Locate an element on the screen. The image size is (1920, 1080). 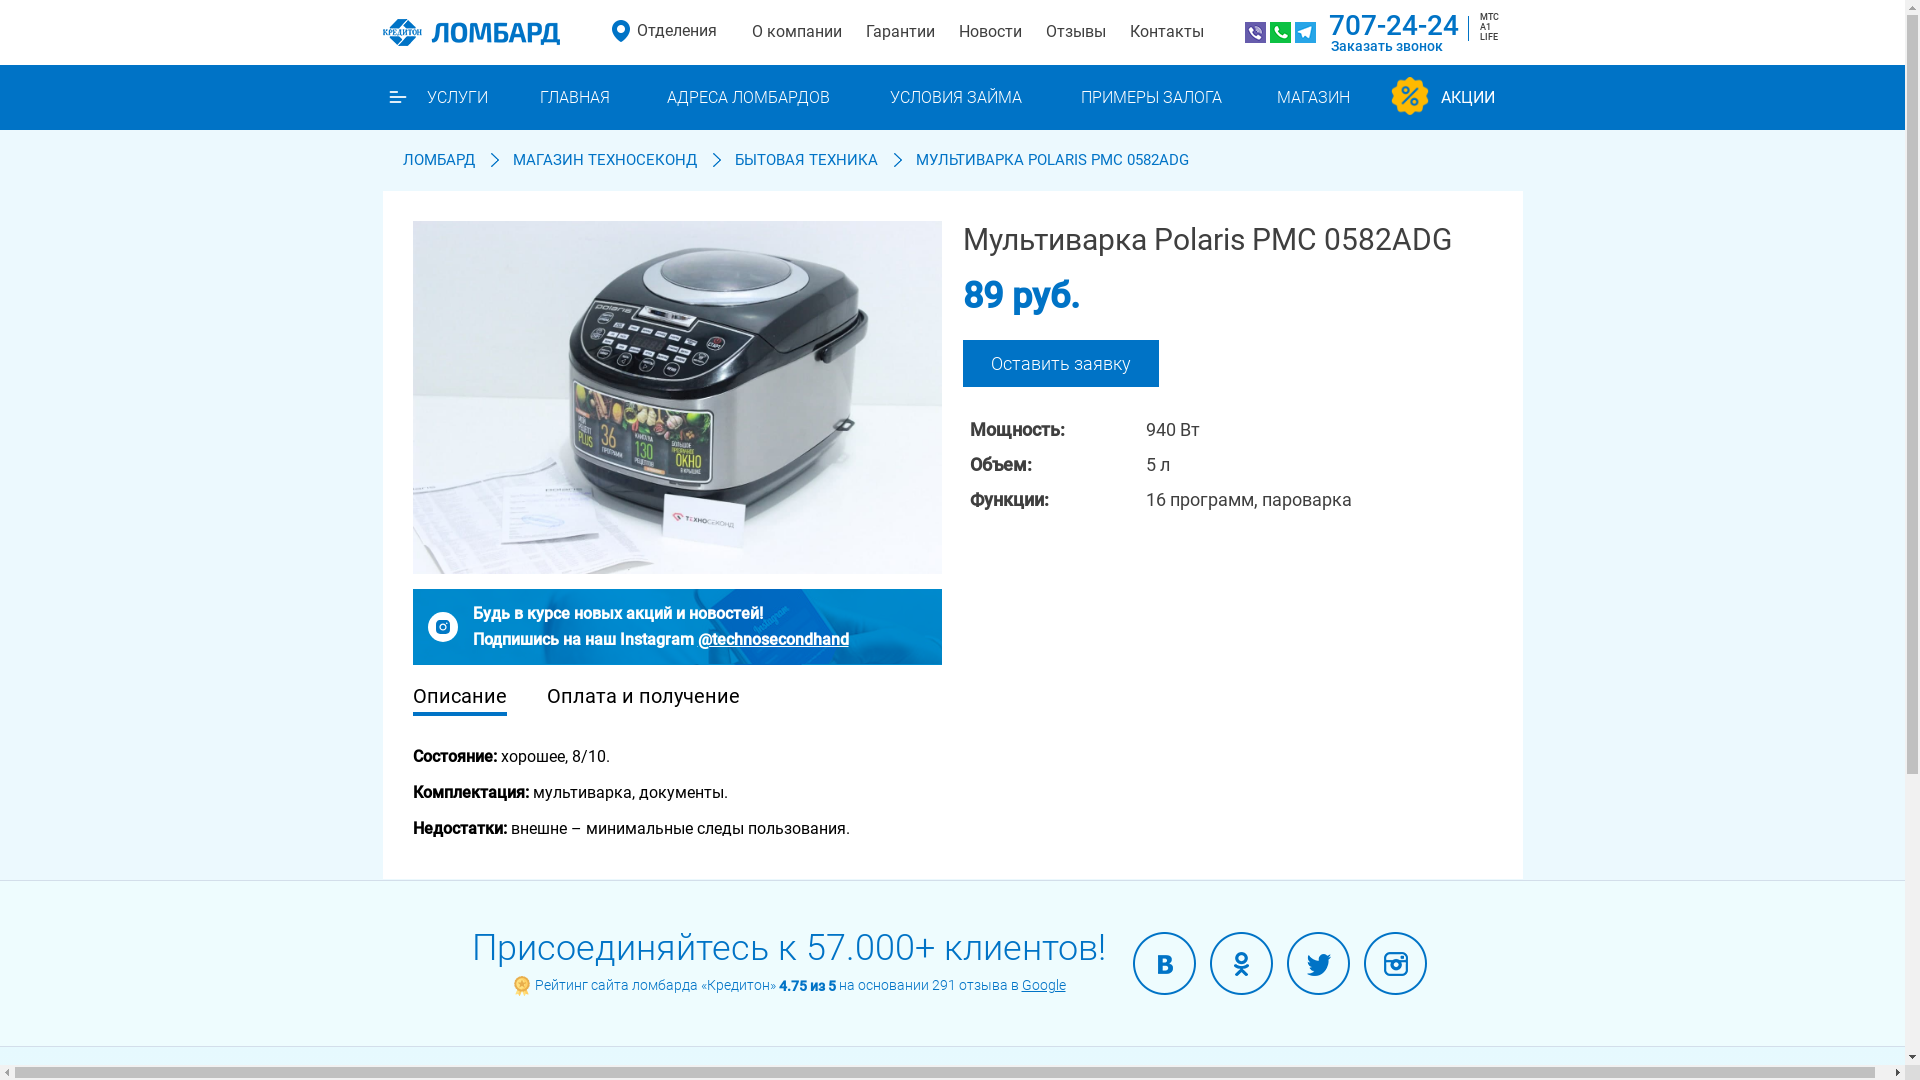
'707-24-24' is located at coordinates (1391, 25).